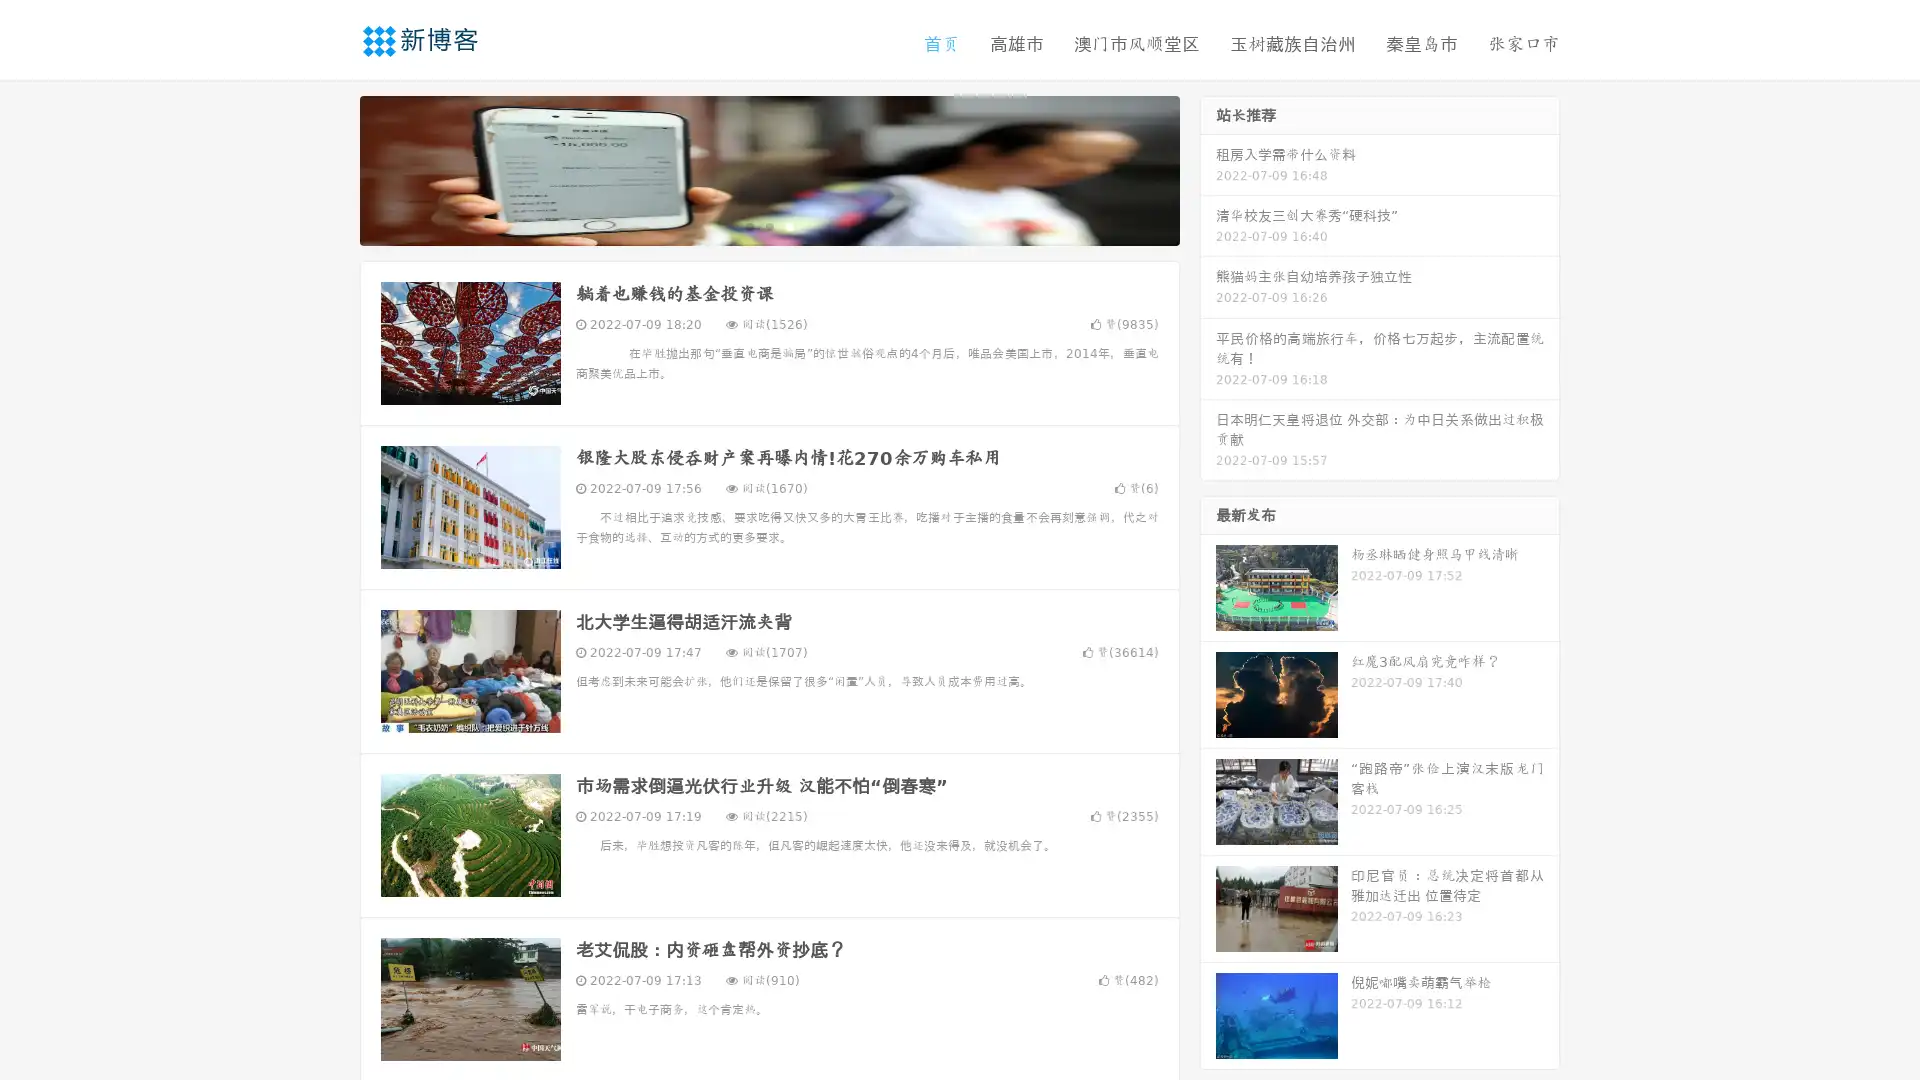 This screenshot has height=1080, width=1920. I want to click on Go to slide 3, so click(789, 225).